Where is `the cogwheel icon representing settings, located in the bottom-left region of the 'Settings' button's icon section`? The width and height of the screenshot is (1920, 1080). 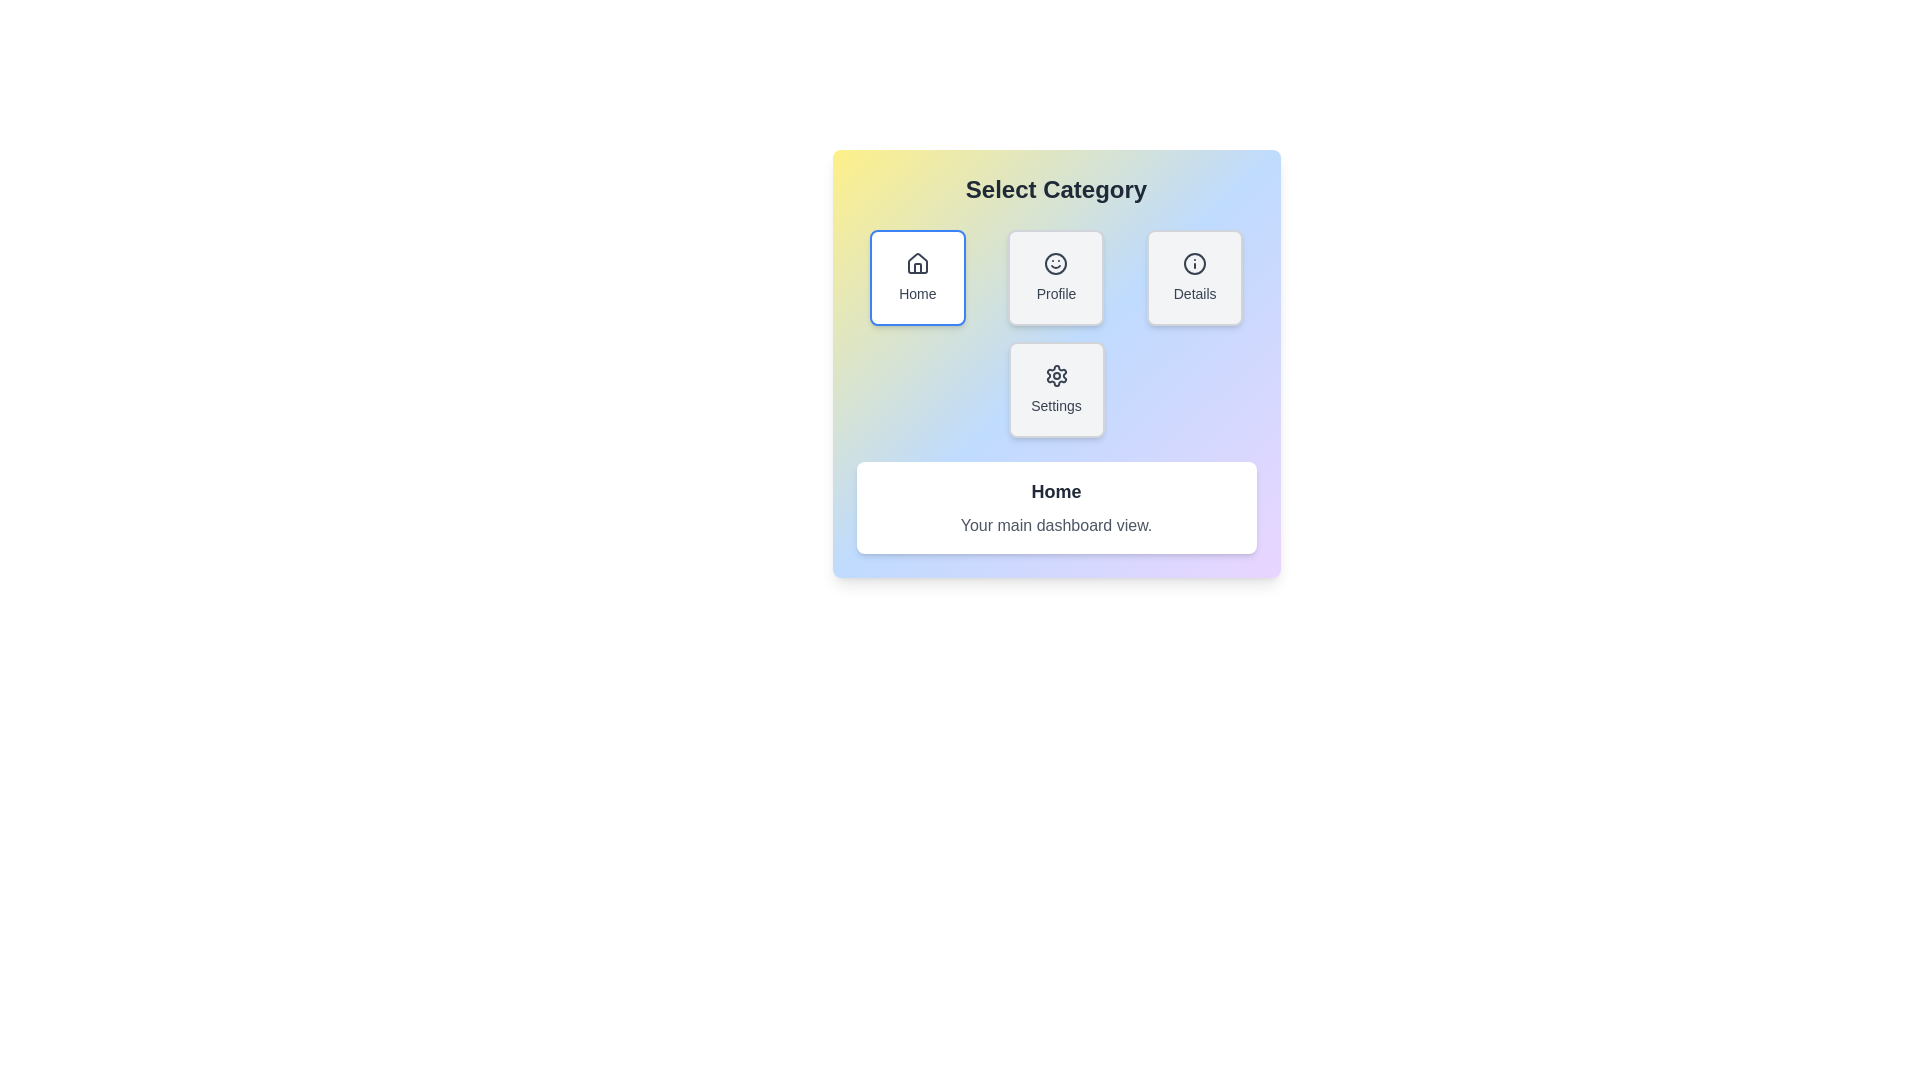
the cogwheel icon representing settings, located in the bottom-left region of the 'Settings' button's icon section is located at coordinates (1055, 375).